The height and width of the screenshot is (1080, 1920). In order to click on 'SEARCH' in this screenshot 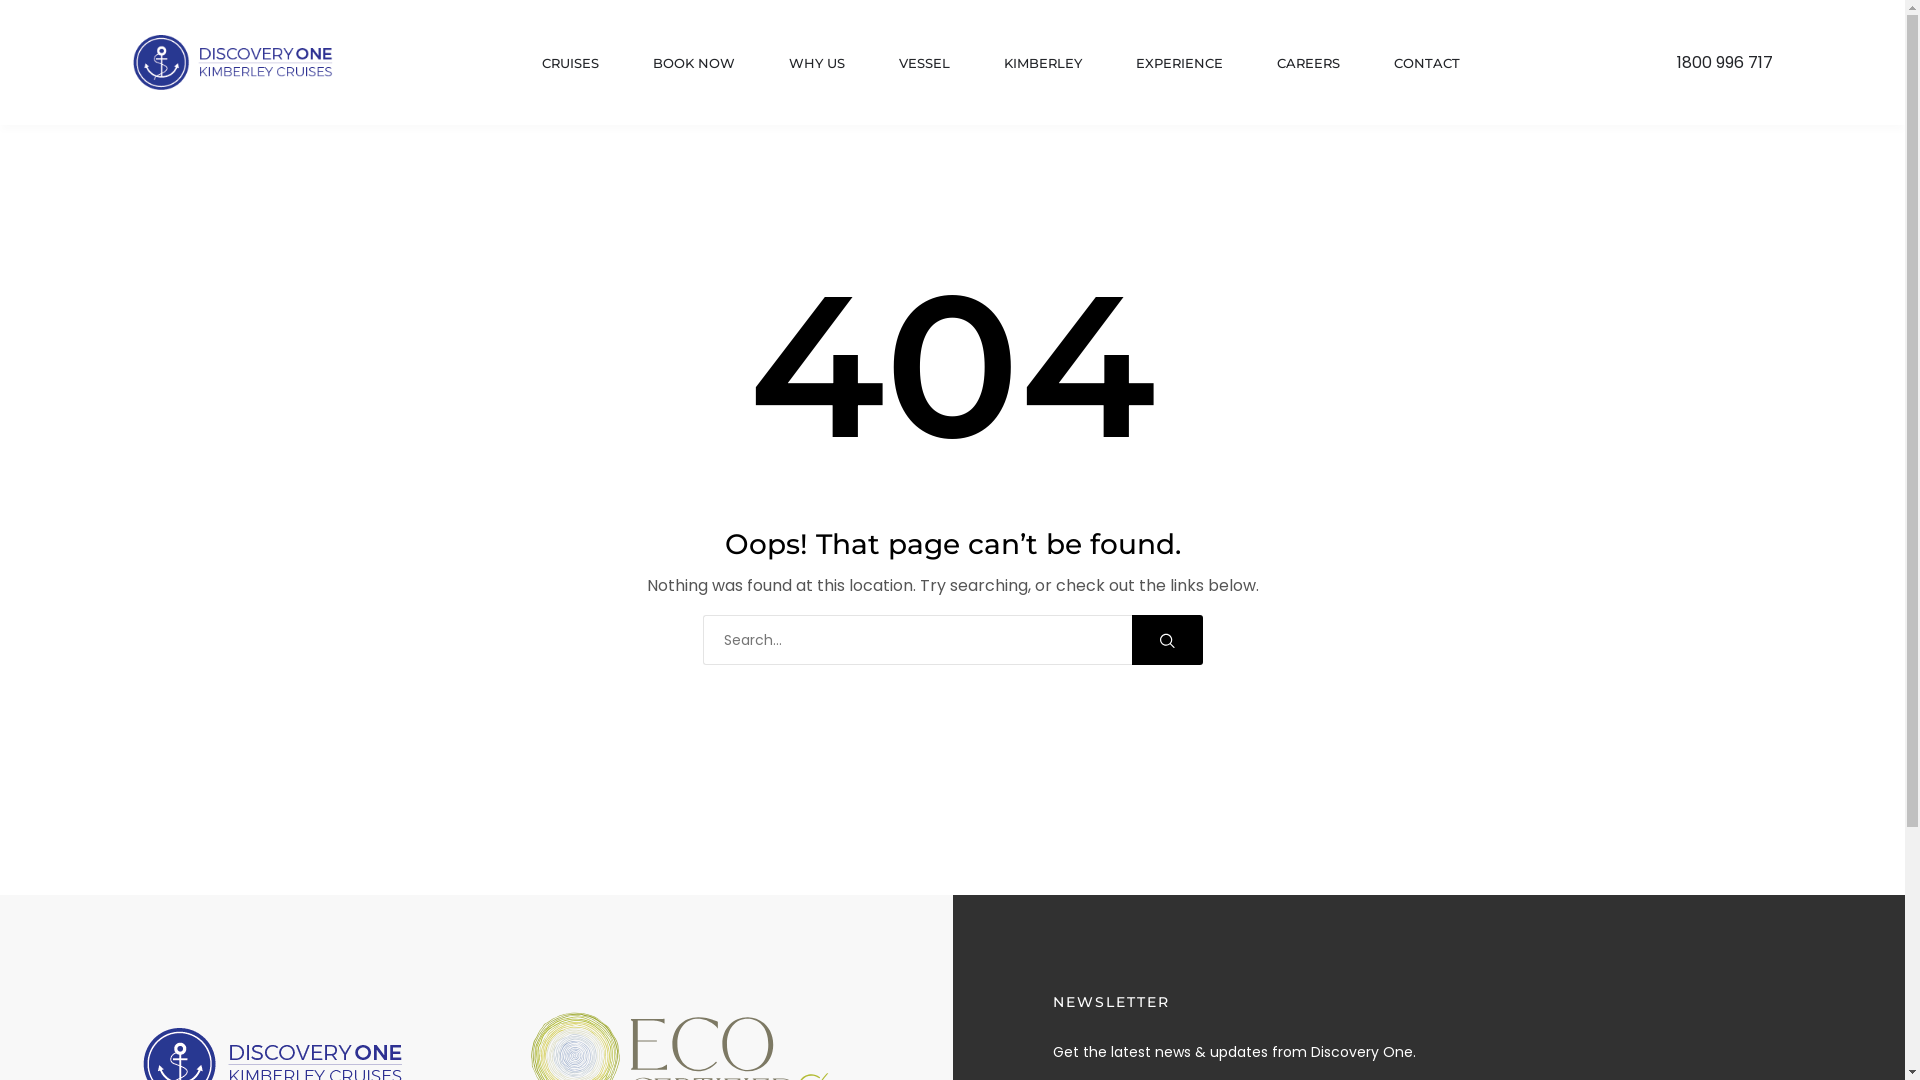, I will do `click(1167, 640)`.